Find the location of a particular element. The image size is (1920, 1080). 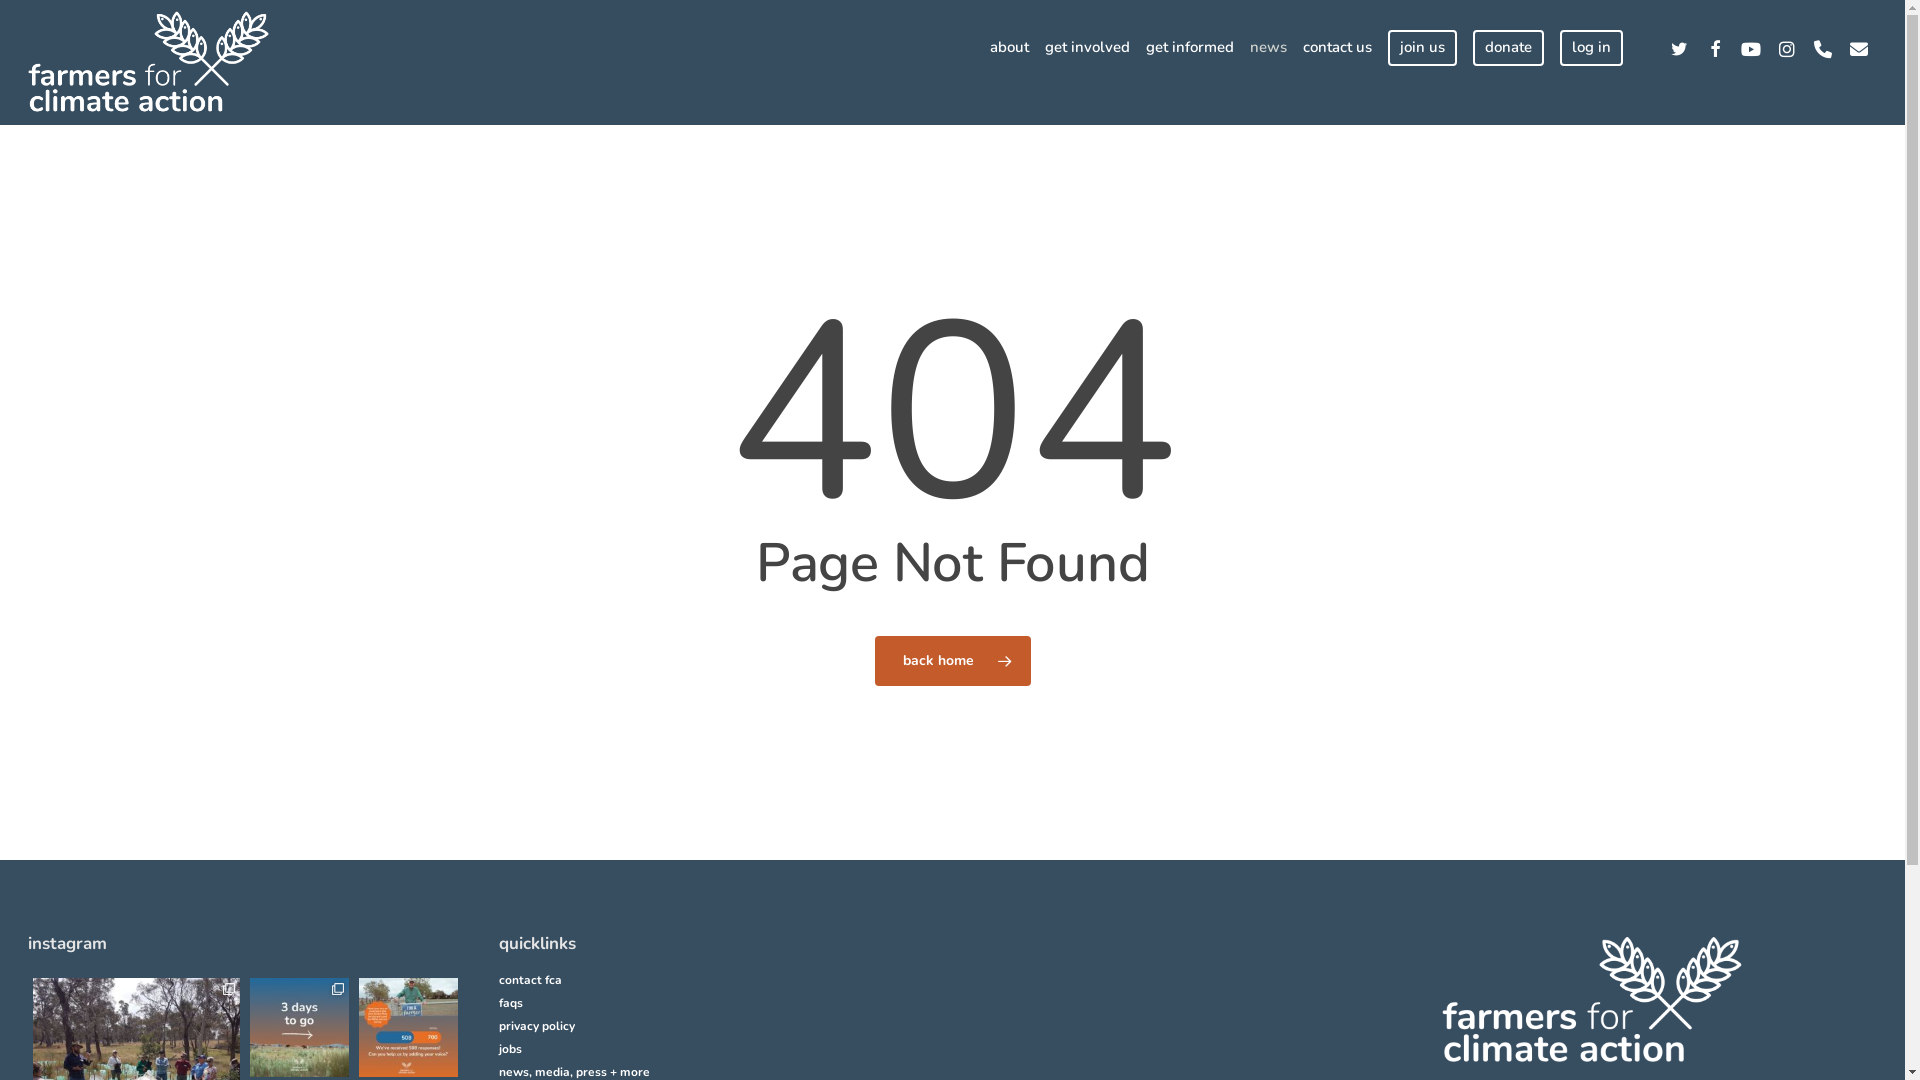

'about' is located at coordinates (1009, 46).